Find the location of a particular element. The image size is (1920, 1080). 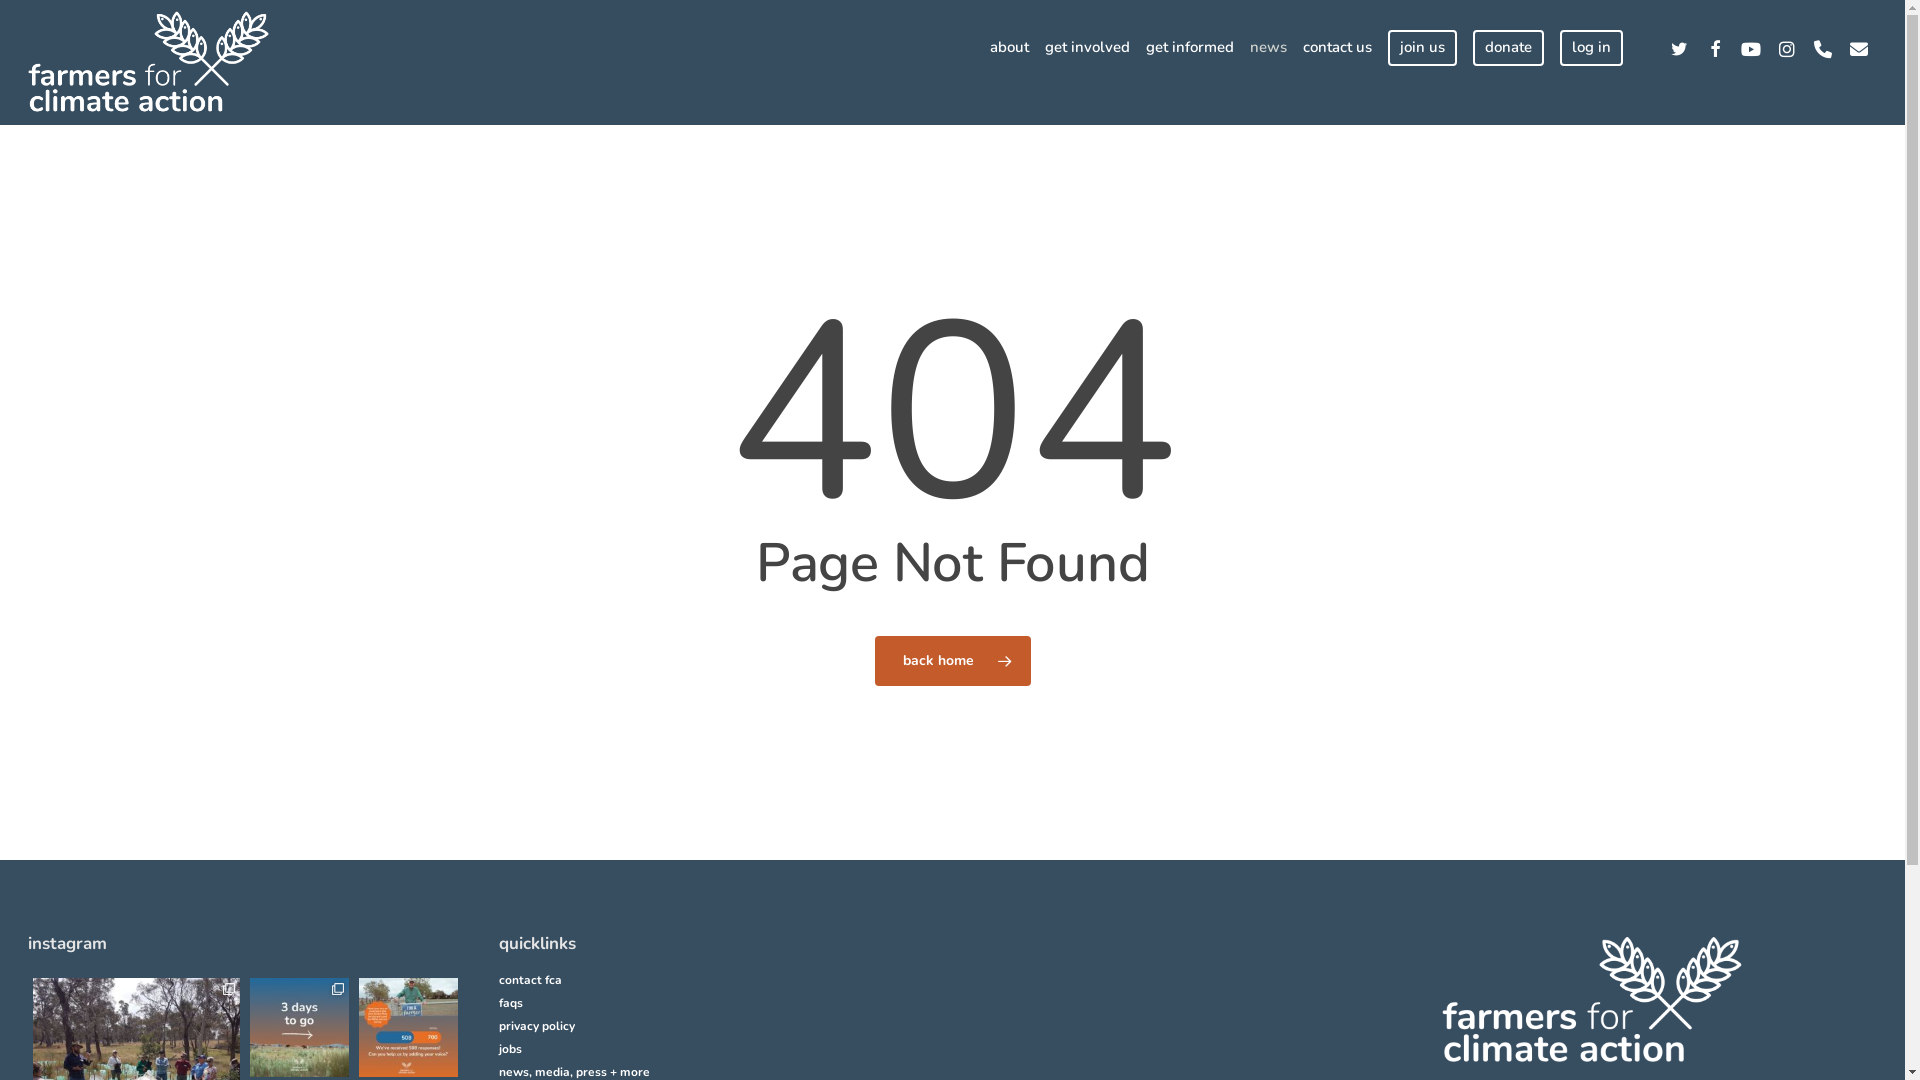

'about' is located at coordinates (1009, 46).